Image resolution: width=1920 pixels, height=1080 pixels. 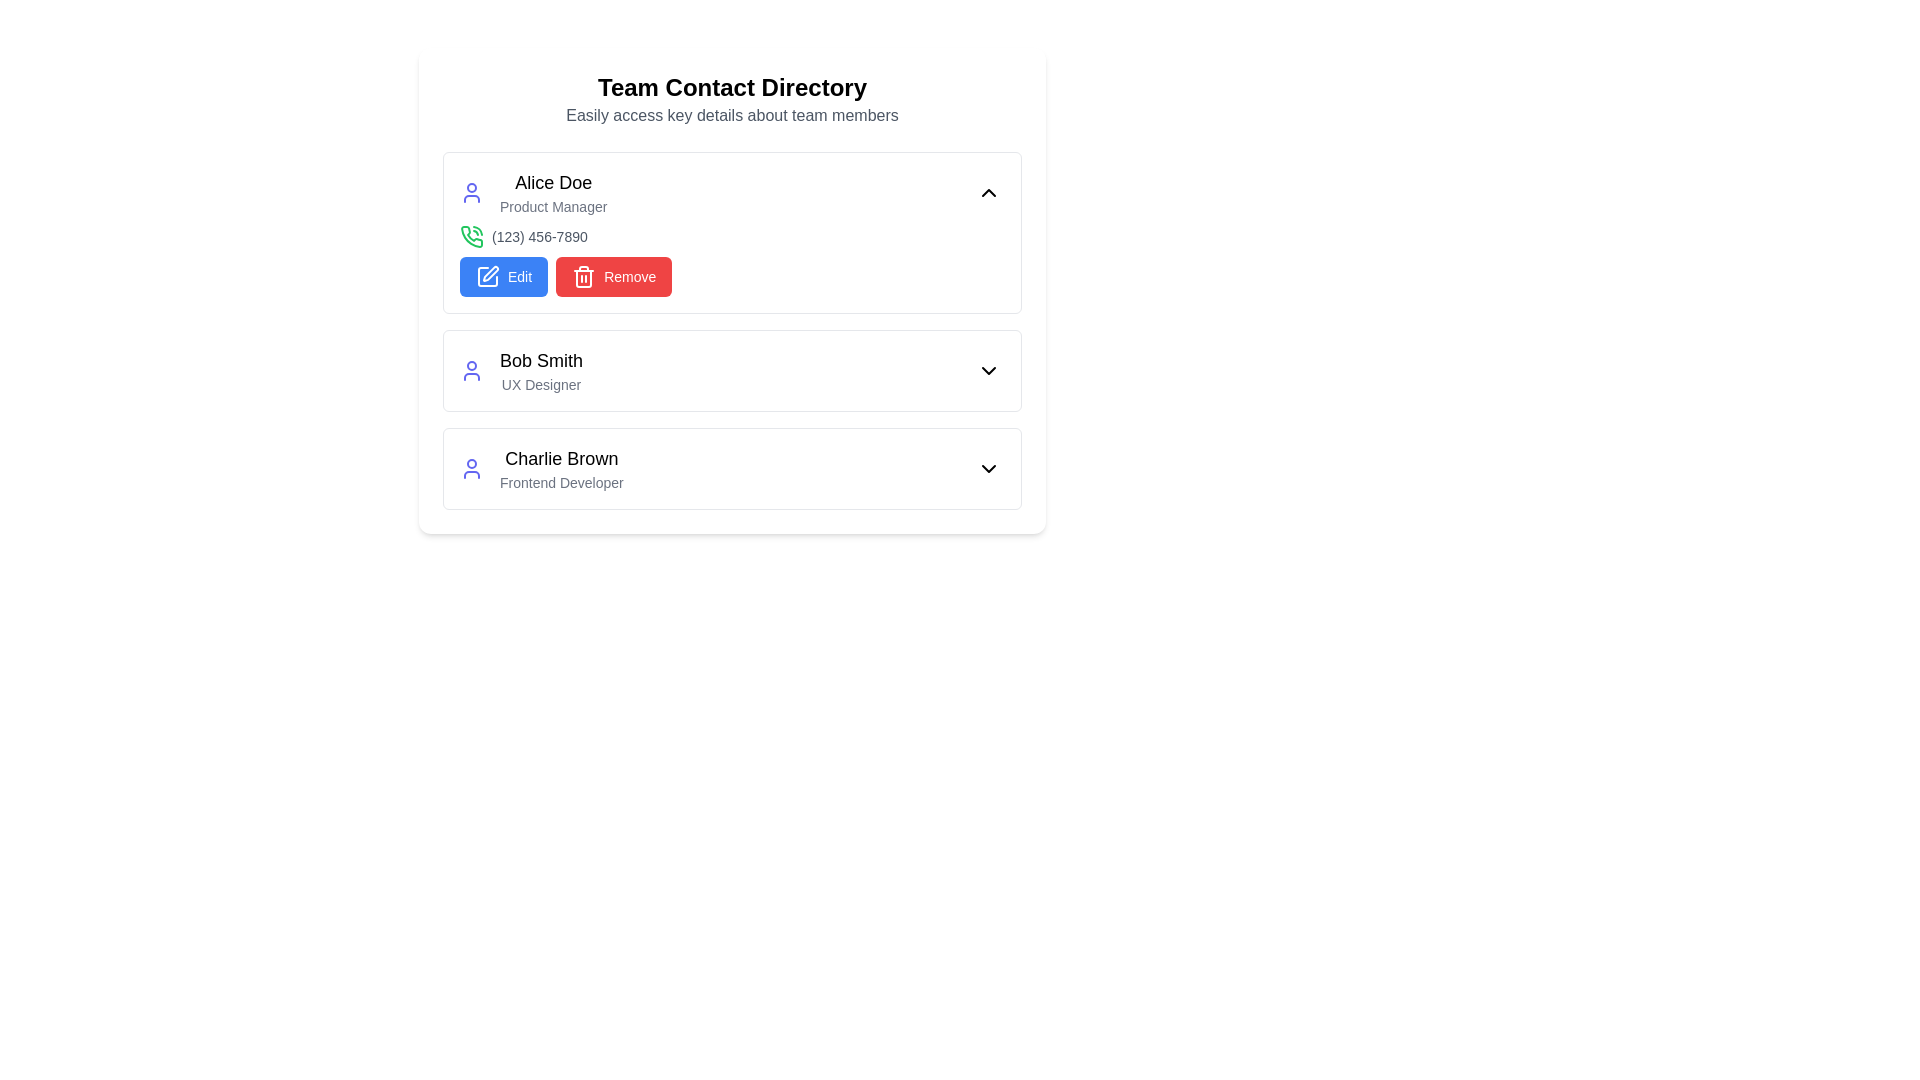 I want to click on the text label displaying 'Frontend Developer' which is located below 'Charlie Brown' in the third contact card, so click(x=560, y=482).